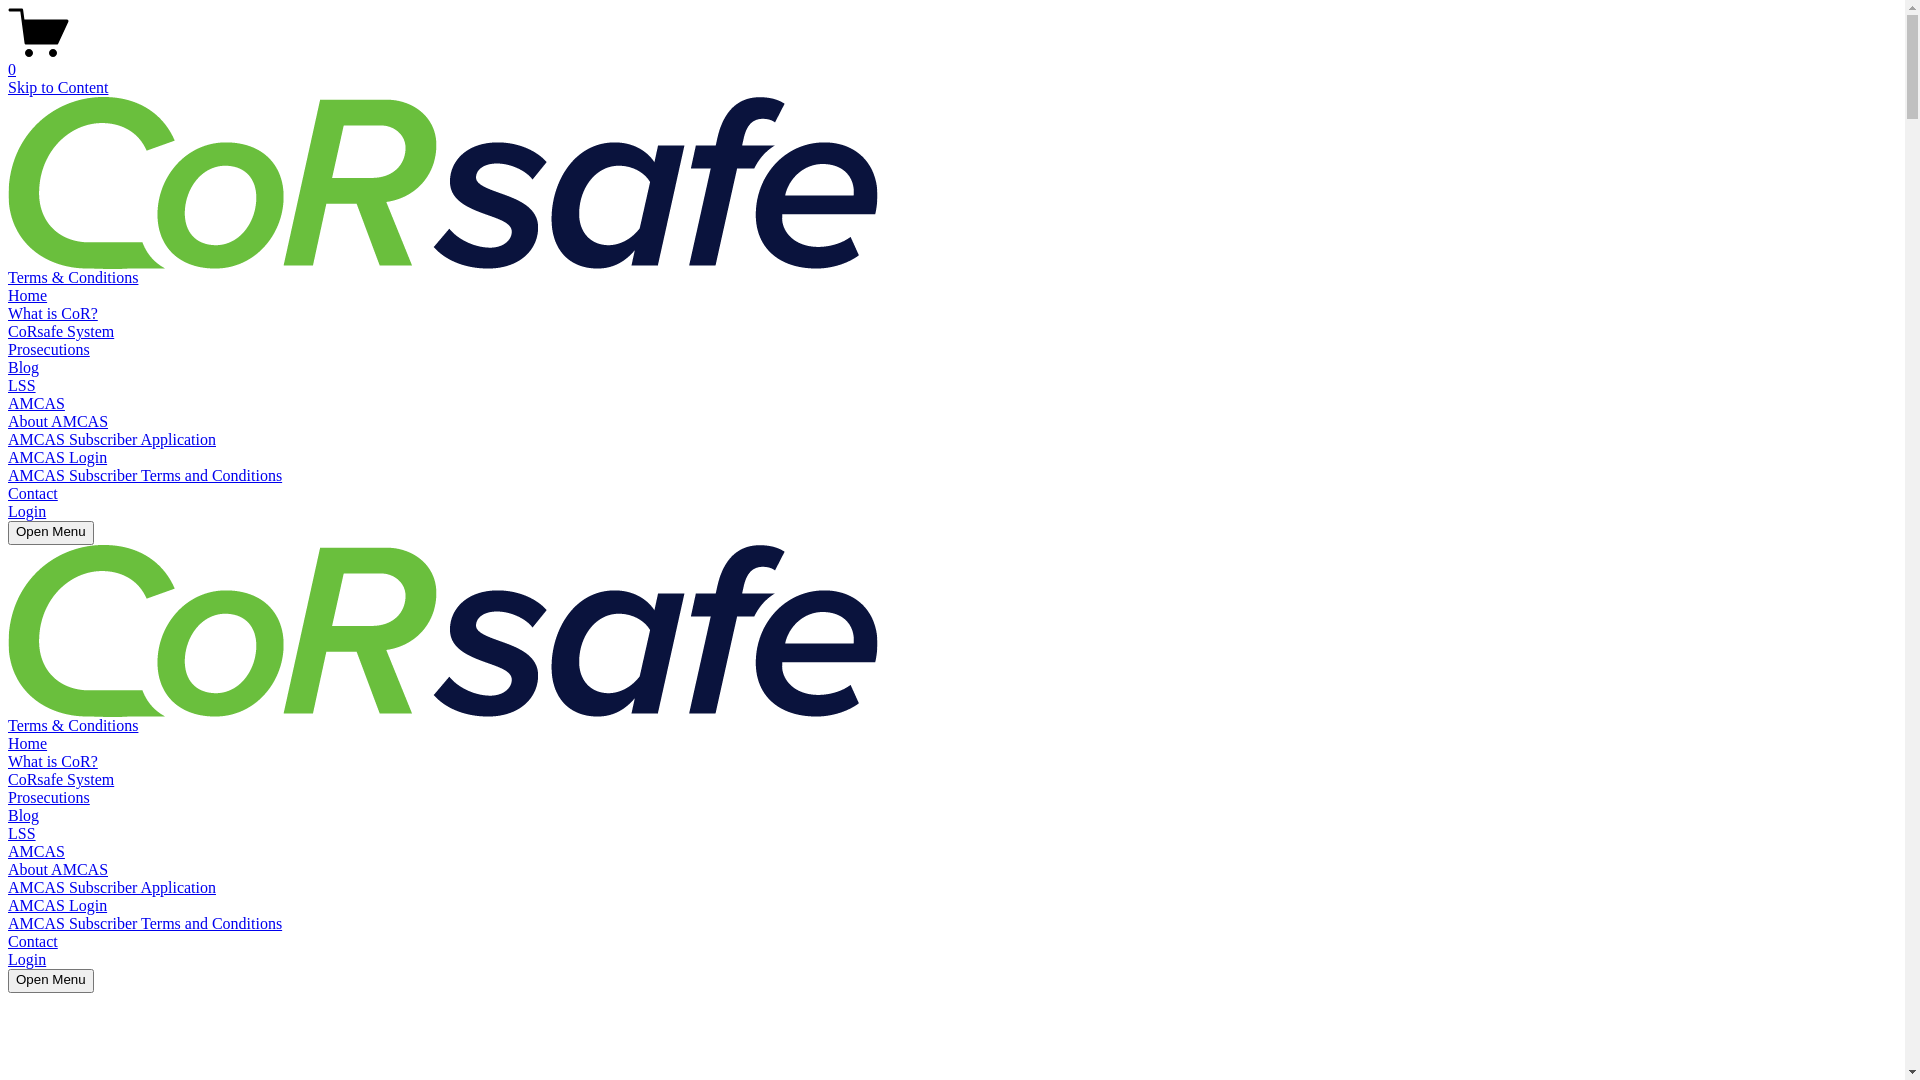 This screenshot has height=1080, width=1920. What do you see at coordinates (61, 330) in the screenshot?
I see `'CoRsafe System'` at bounding box center [61, 330].